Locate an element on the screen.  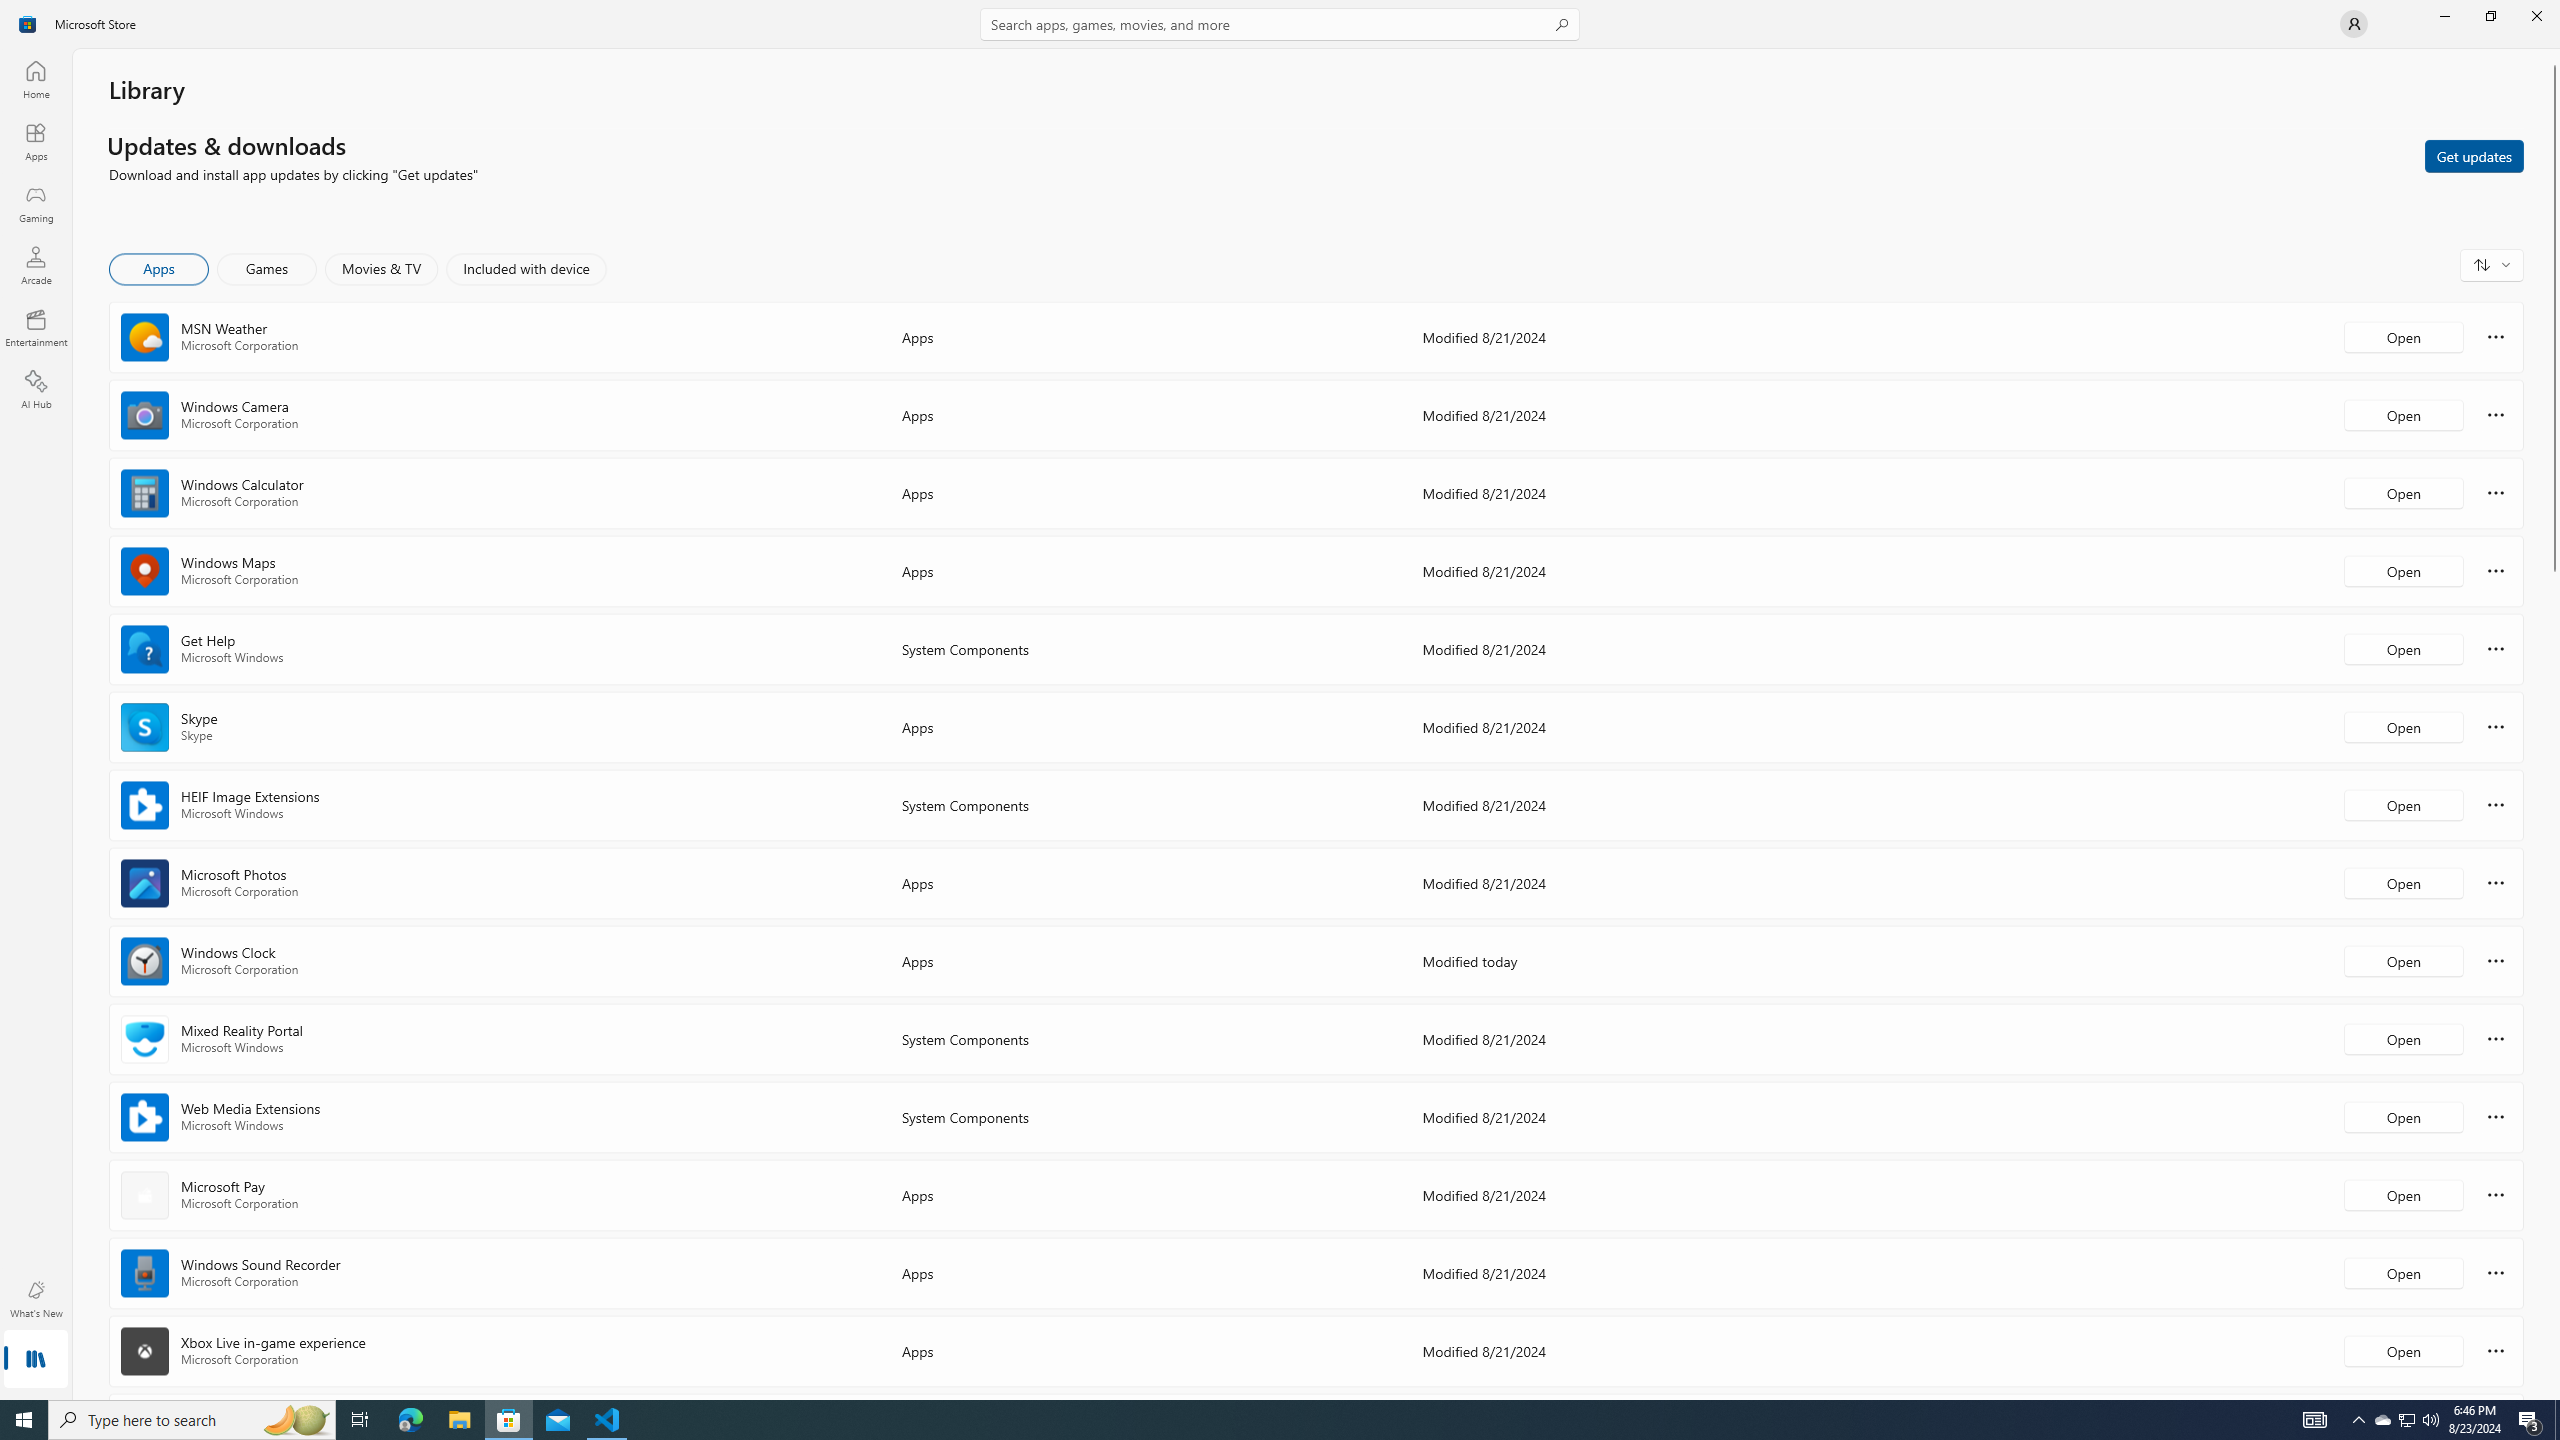
'Games' is located at coordinates (266, 268).